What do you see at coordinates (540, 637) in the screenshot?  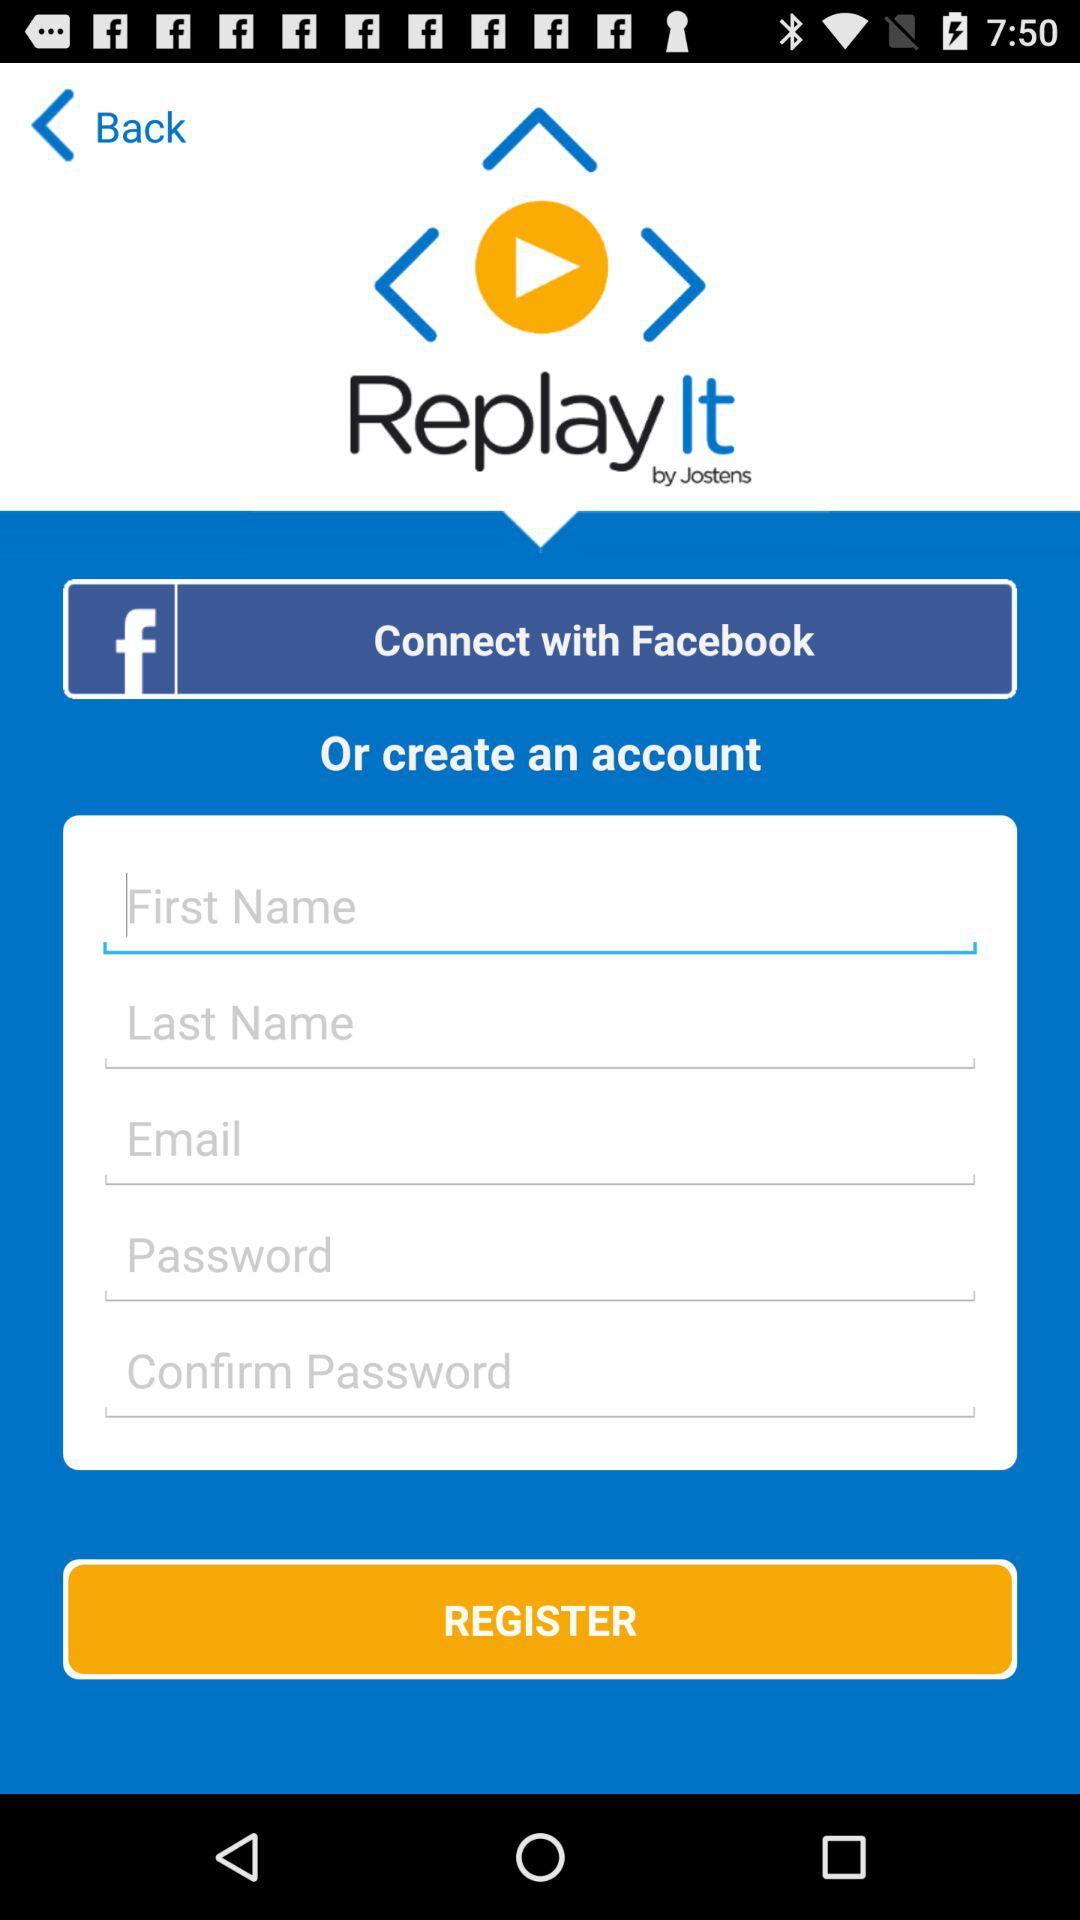 I see `the item above the or create an icon` at bounding box center [540, 637].